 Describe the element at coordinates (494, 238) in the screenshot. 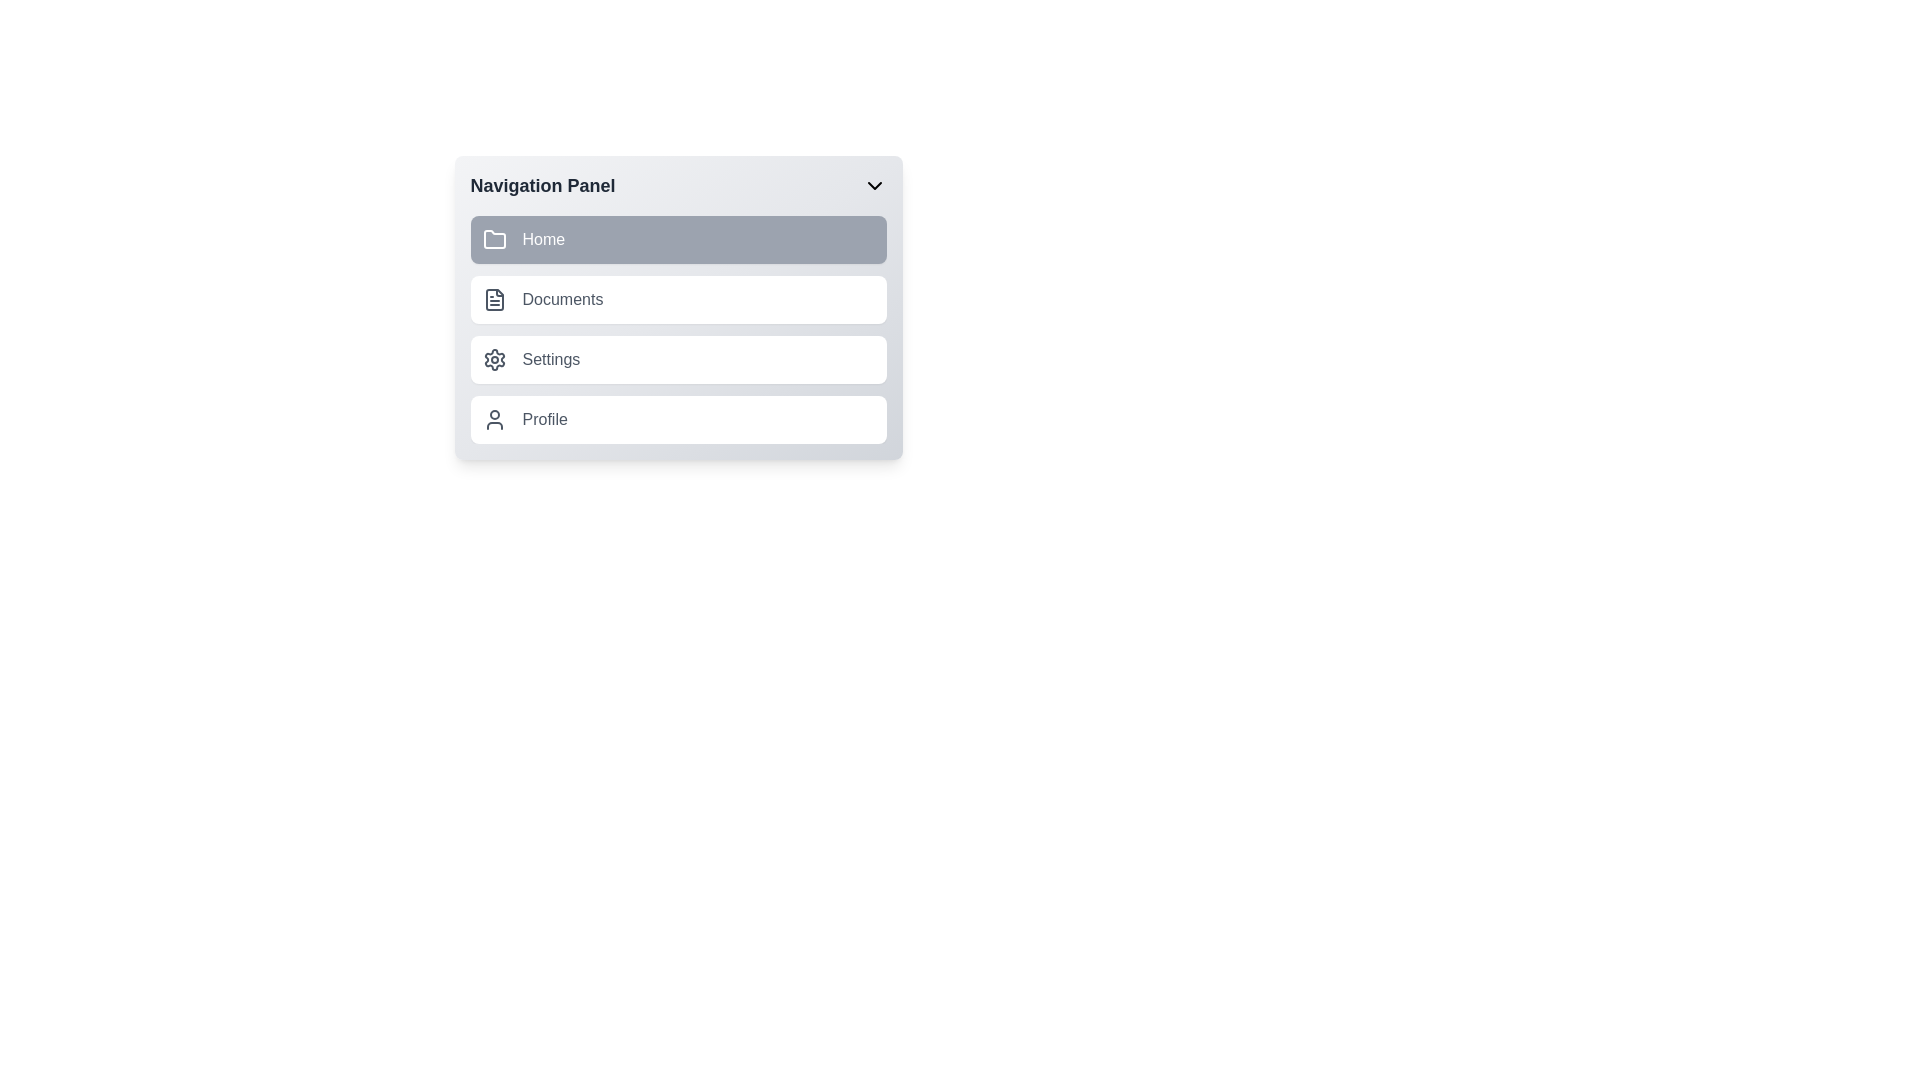

I see `the folder icon located on the leftmost side of the 'Home' navigation option in the panel` at that location.